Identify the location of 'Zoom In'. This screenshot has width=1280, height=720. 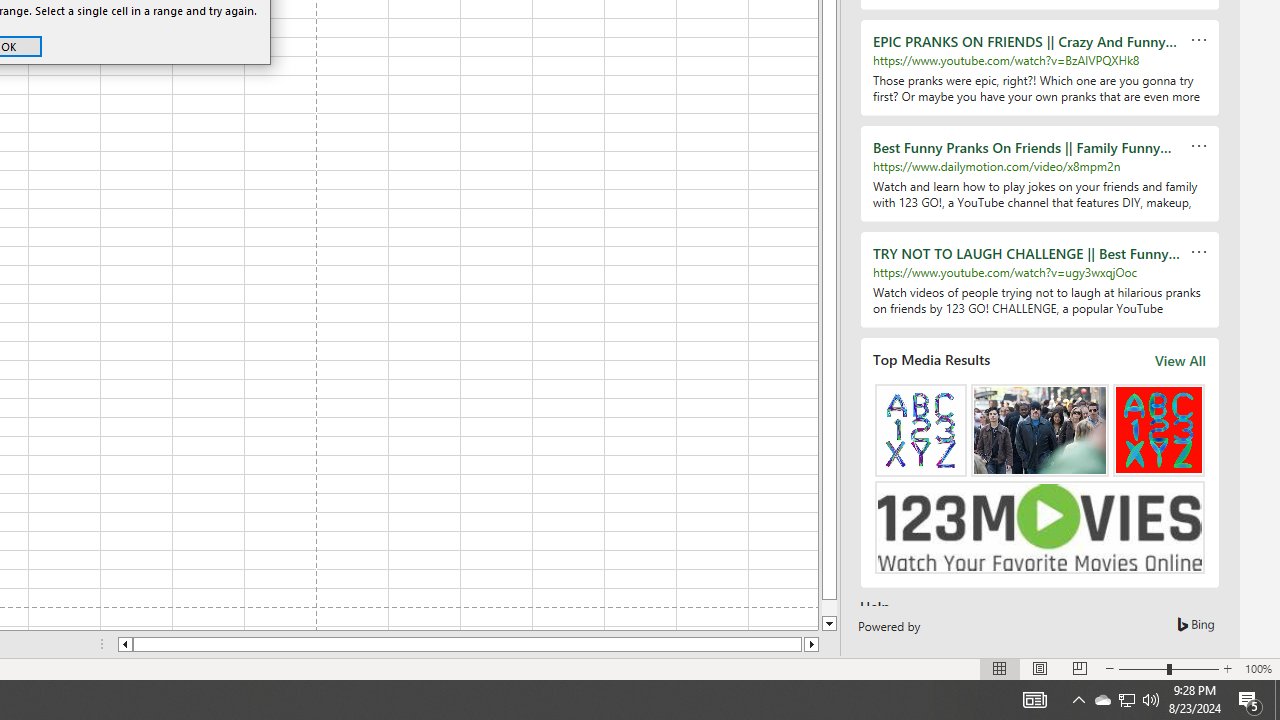
(1226, 669).